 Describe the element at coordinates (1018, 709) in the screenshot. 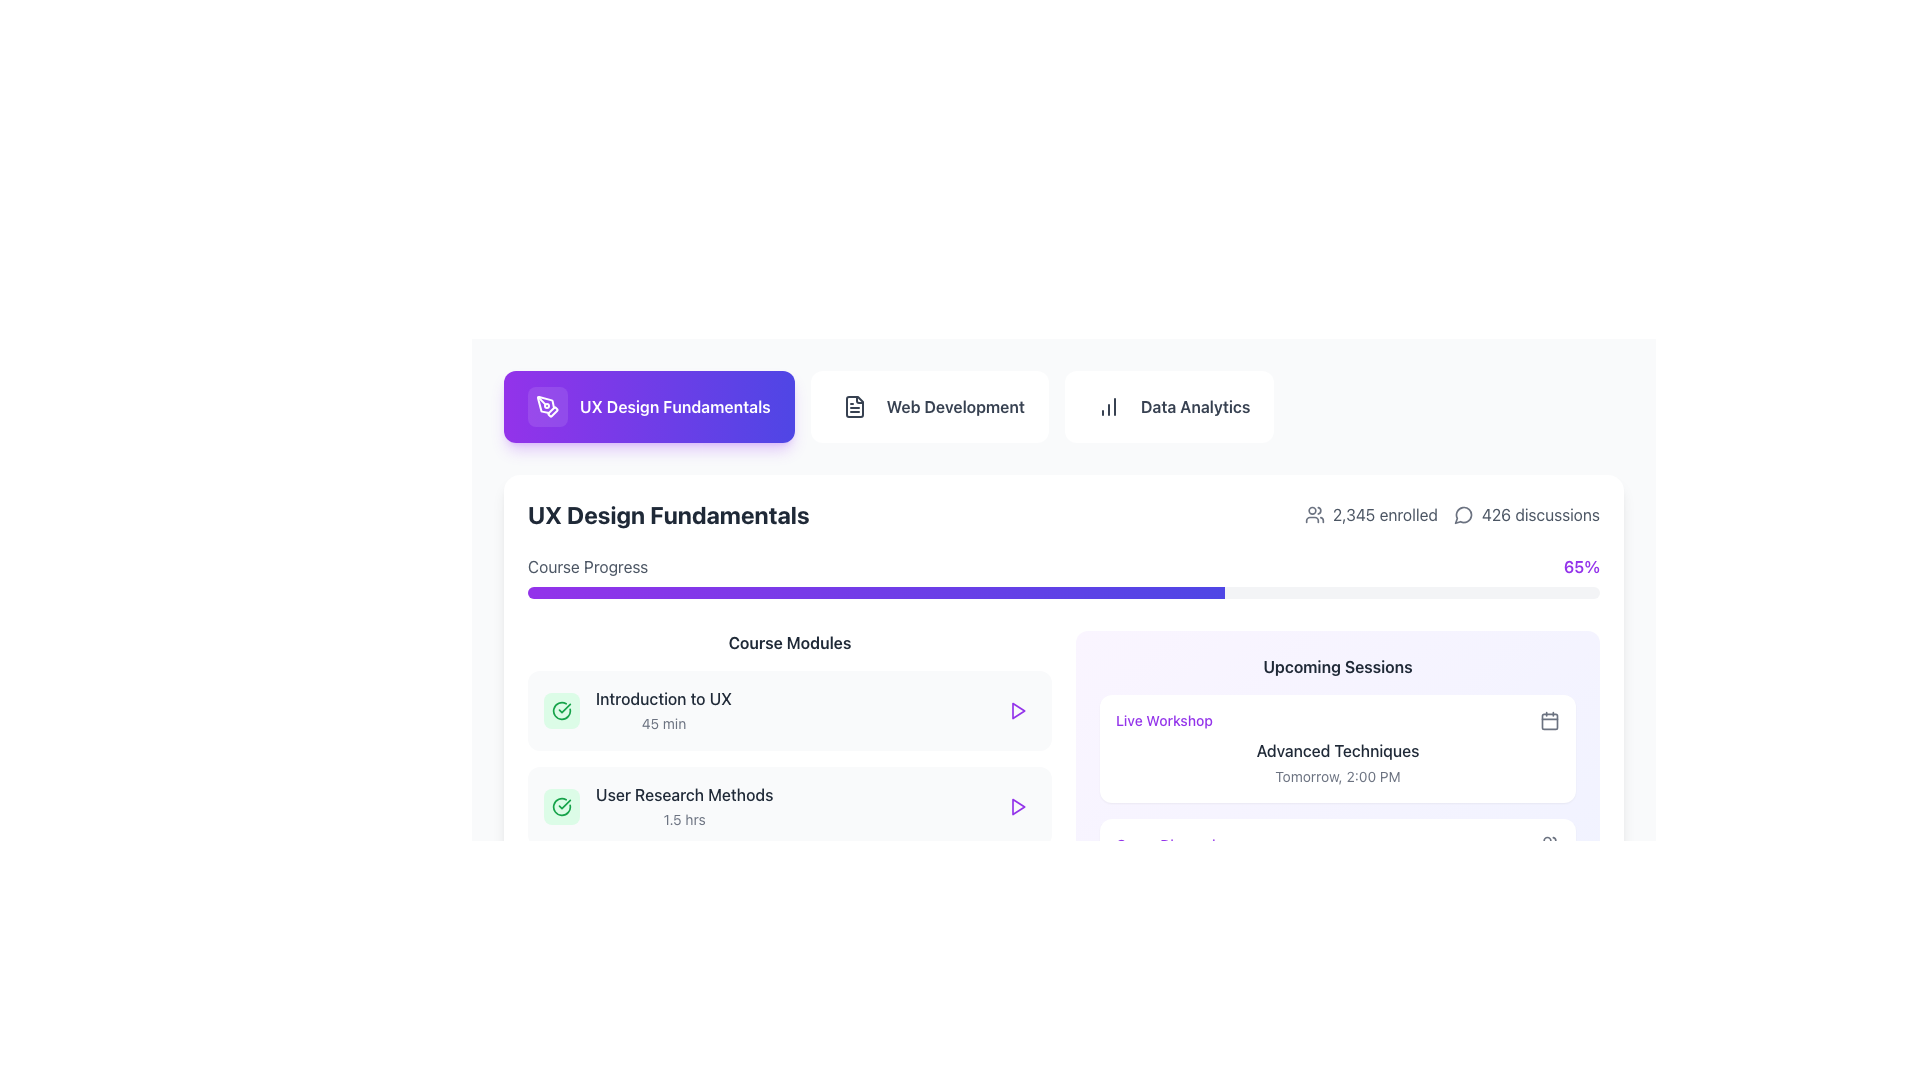

I see `the triangular 'Play' button located at the bottom right of the 'User Research Methods' card` at that location.